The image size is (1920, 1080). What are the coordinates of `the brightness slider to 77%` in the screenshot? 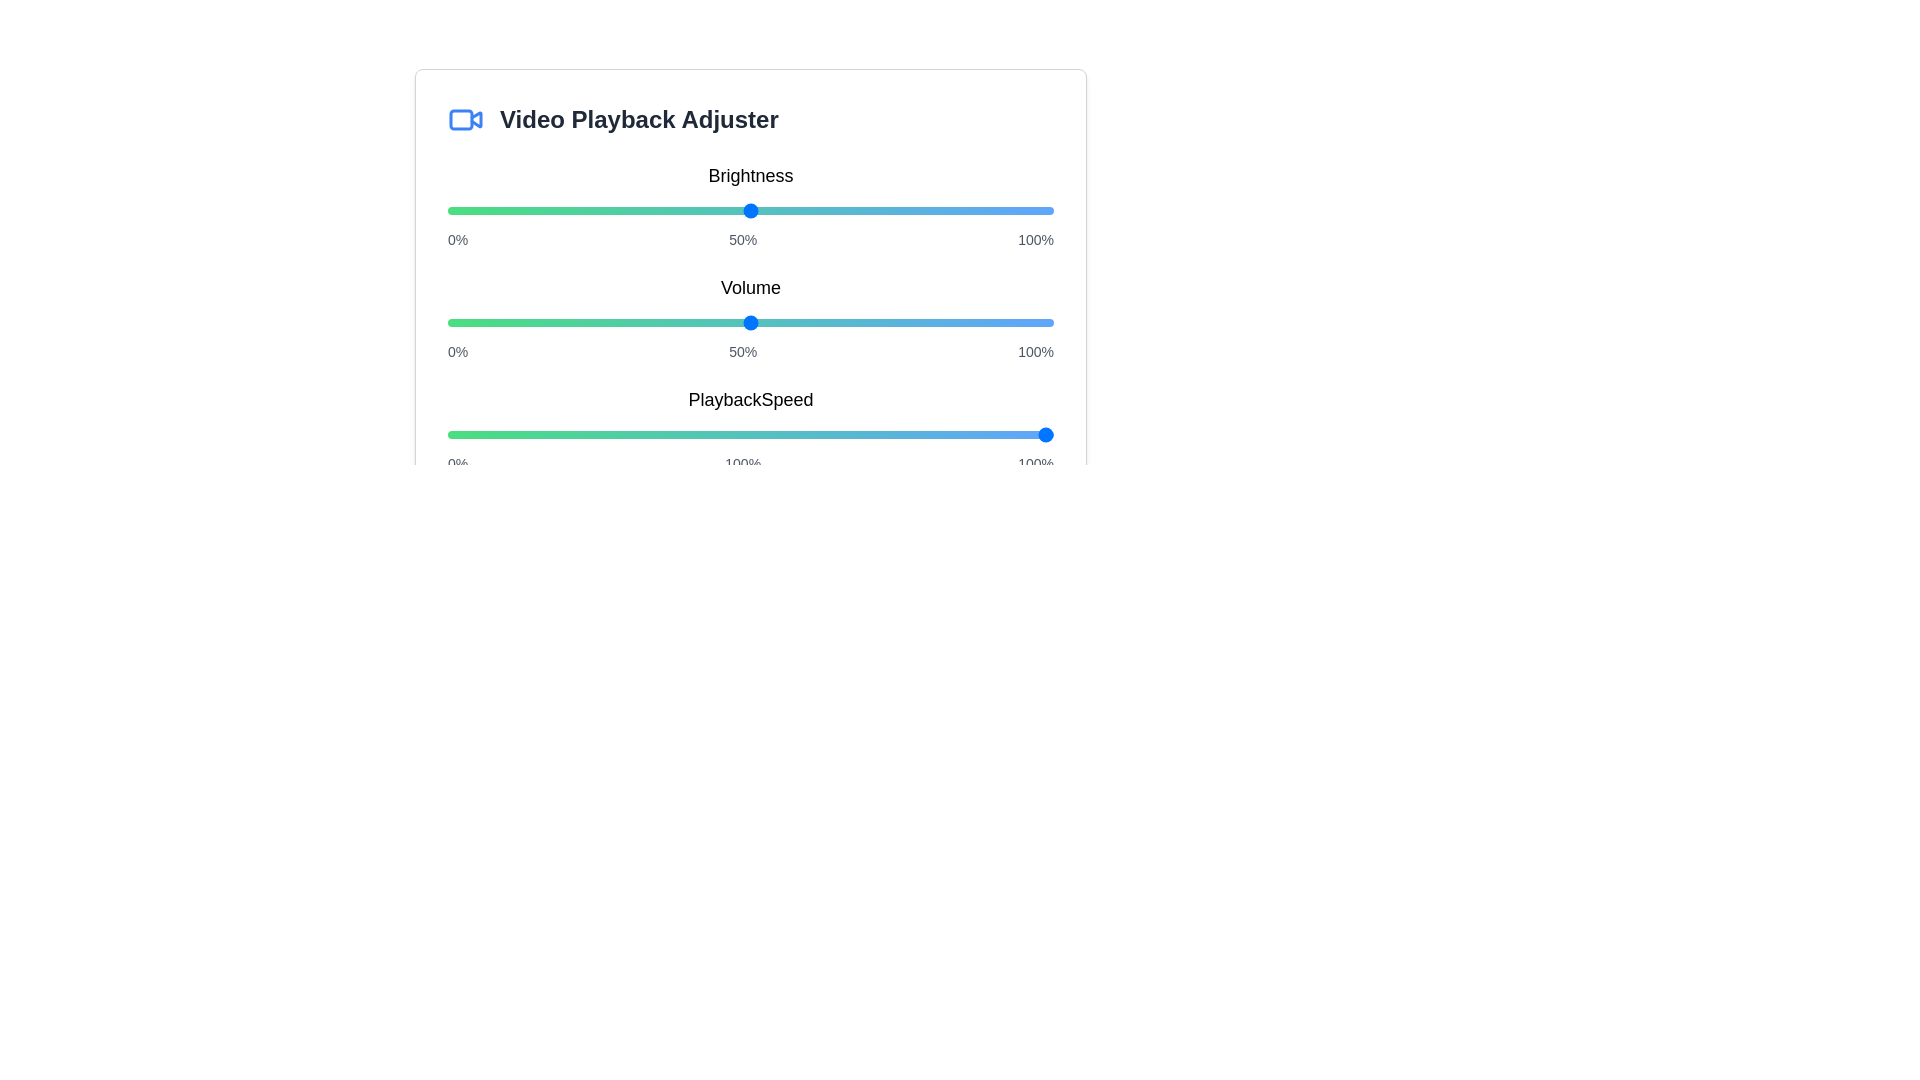 It's located at (913, 211).